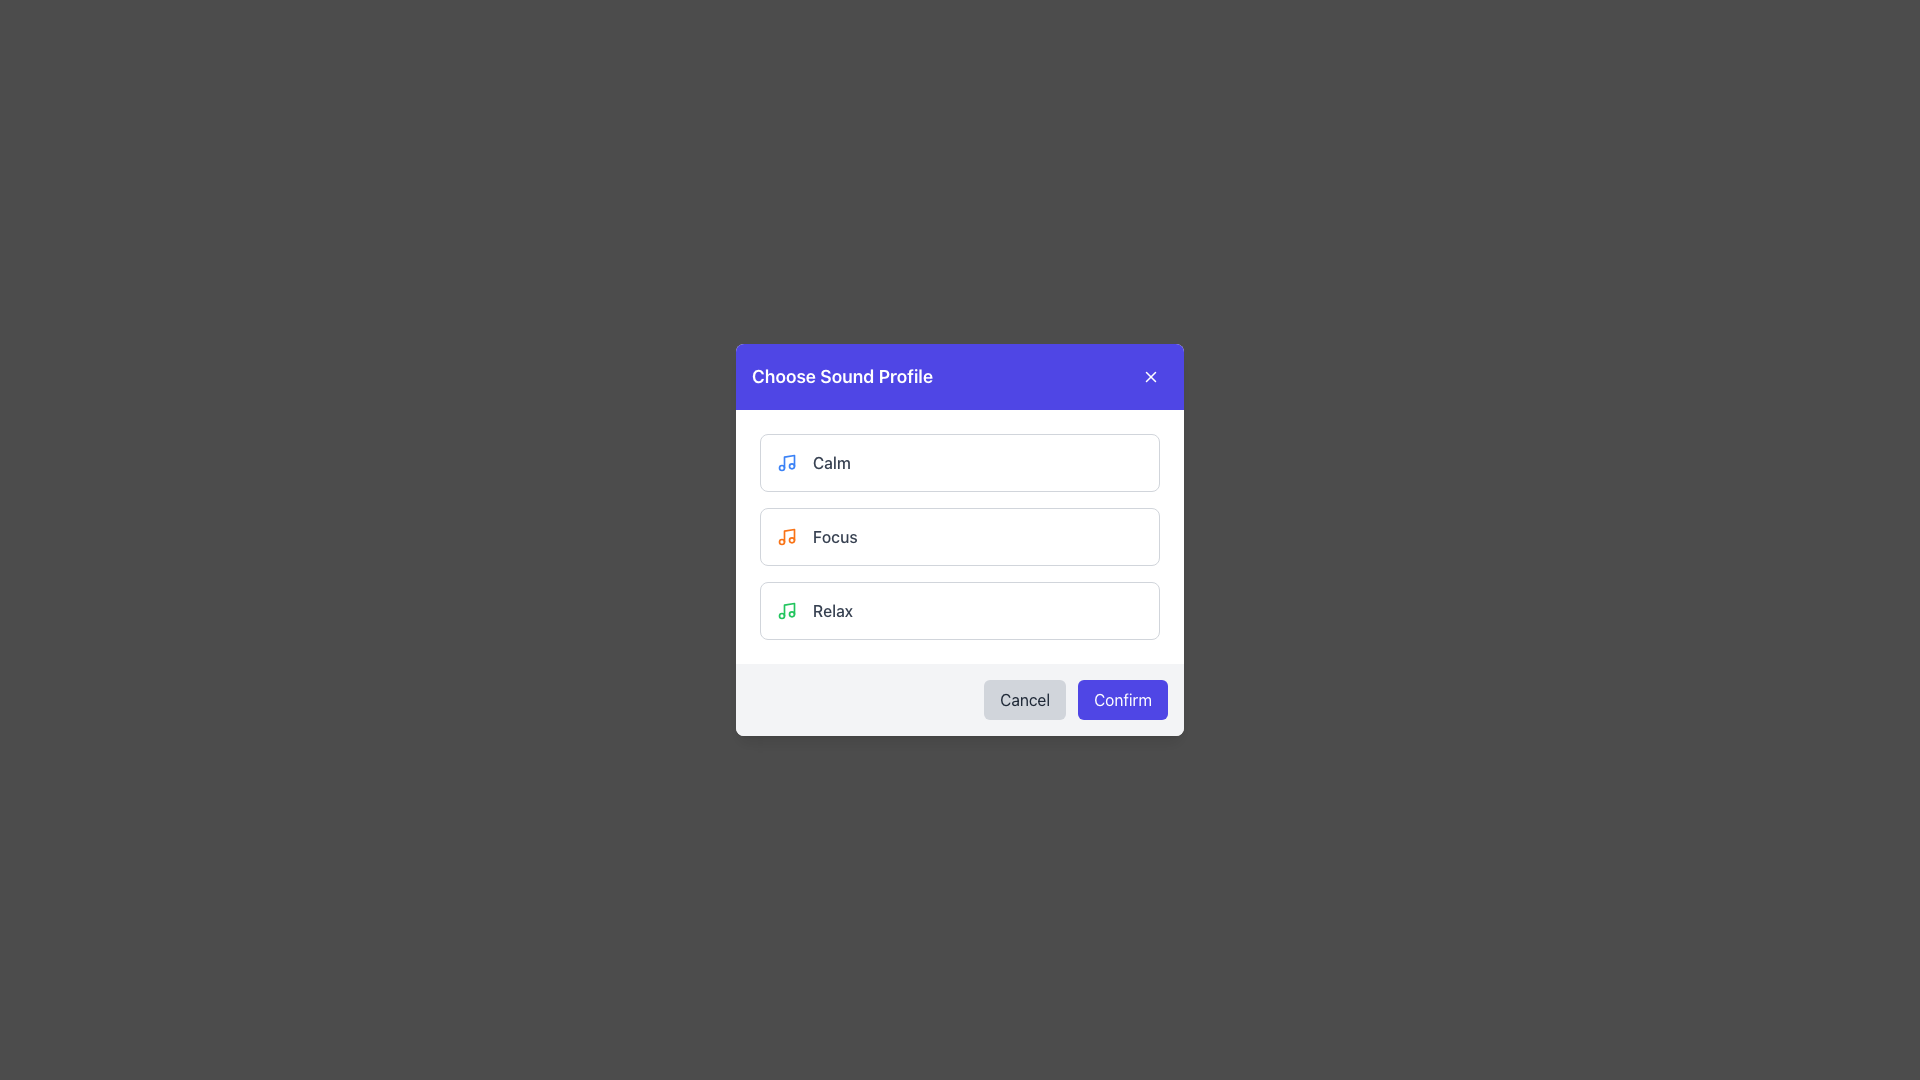 The height and width of the screenshot is (1080, 1920). What do you see at coordinates (786, 462) in the screenshot?
I see `the musical note icon, which is a blue rounded stylized shape located in the topmost row of the list within the modal window, directly before the text label 'Calm'` at bounding box center [786, 462].